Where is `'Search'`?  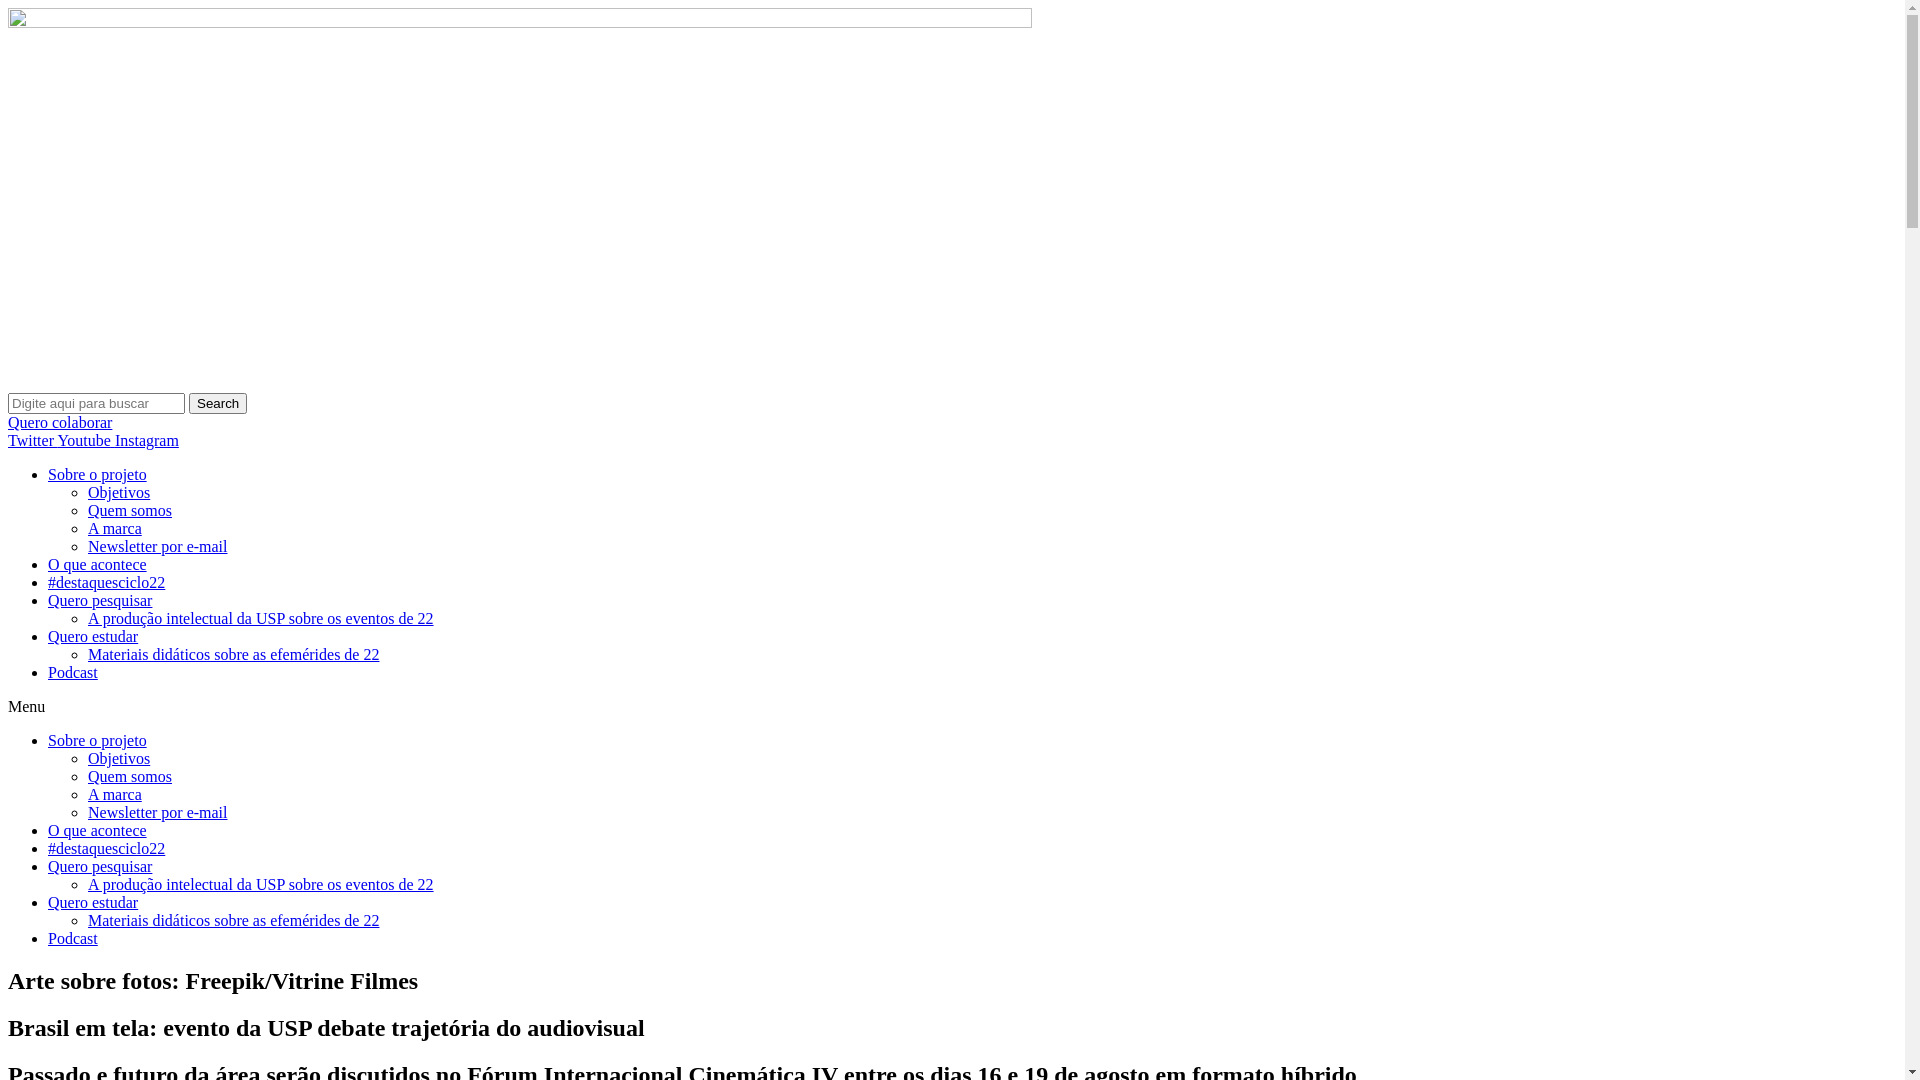
'Search' is located at coordinates (217, 403).